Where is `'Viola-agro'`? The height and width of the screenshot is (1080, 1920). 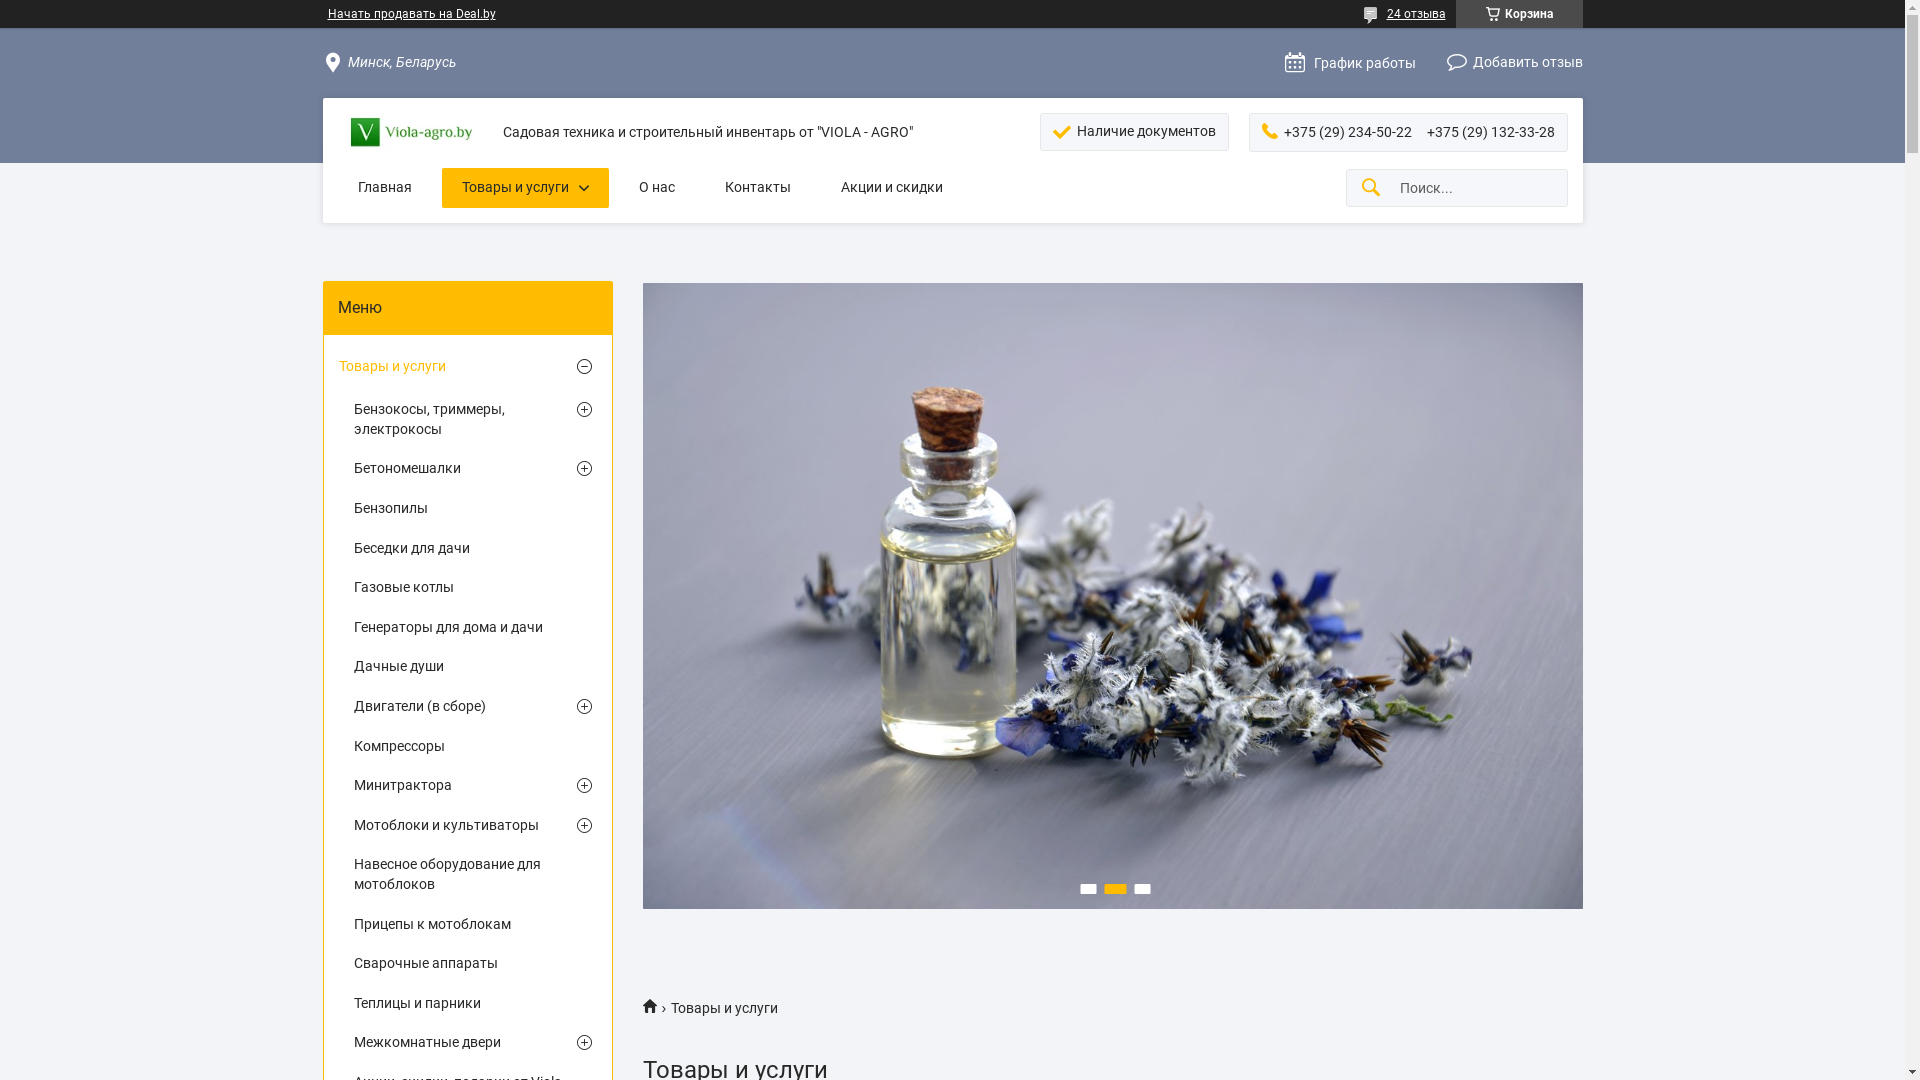
'Viola-agro' is located at coordinates (656, 1005).